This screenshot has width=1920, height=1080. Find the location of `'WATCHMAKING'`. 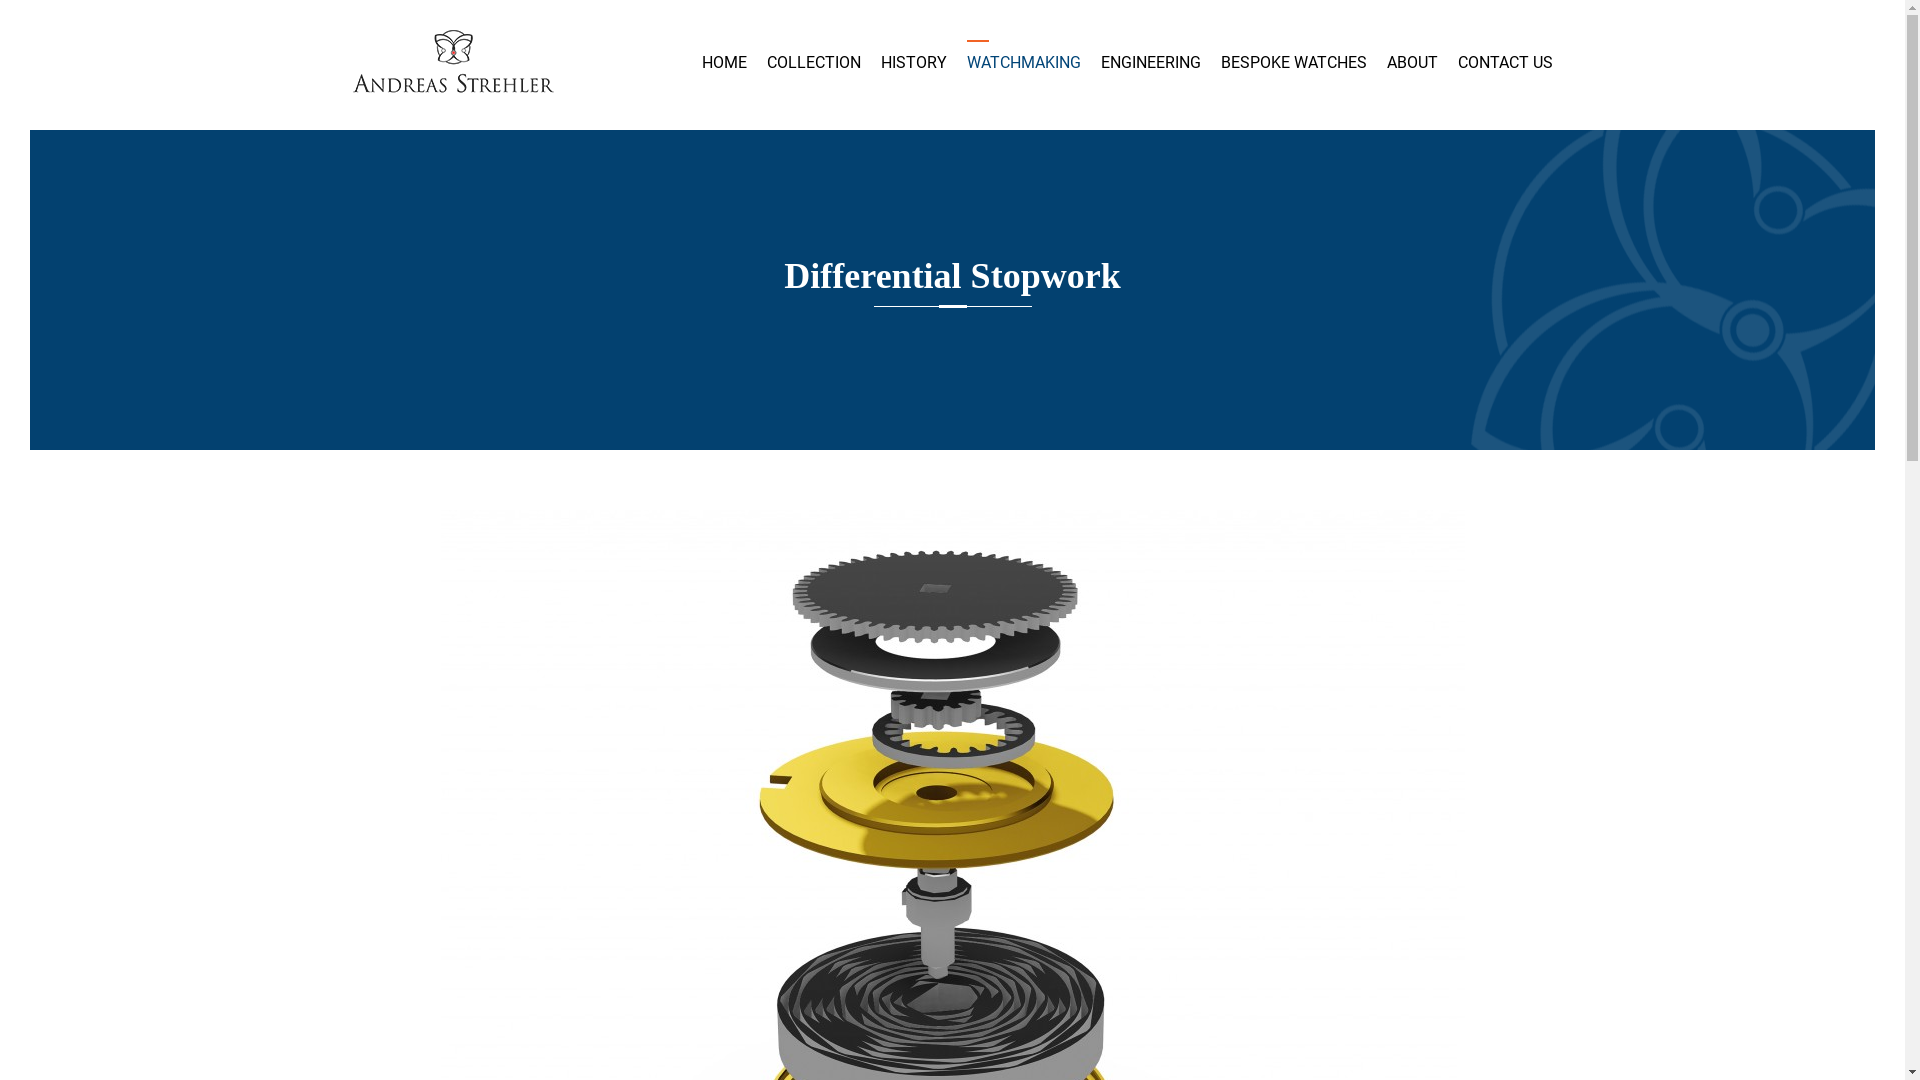

'WATCHMAKING' is located at coordinates (1022, 61).